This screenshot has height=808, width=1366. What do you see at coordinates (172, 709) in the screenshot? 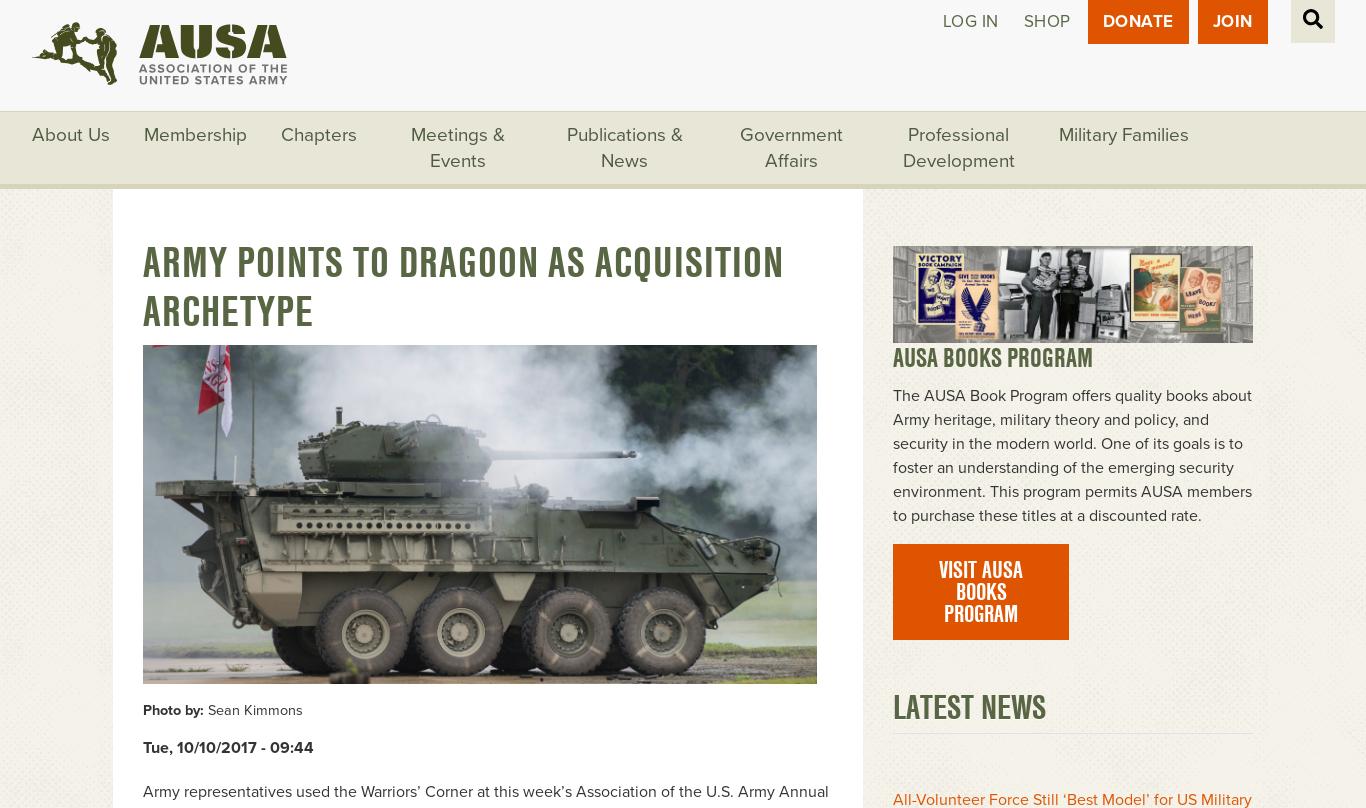
I see `'Photo by:'` at bounding box center [172, 709].